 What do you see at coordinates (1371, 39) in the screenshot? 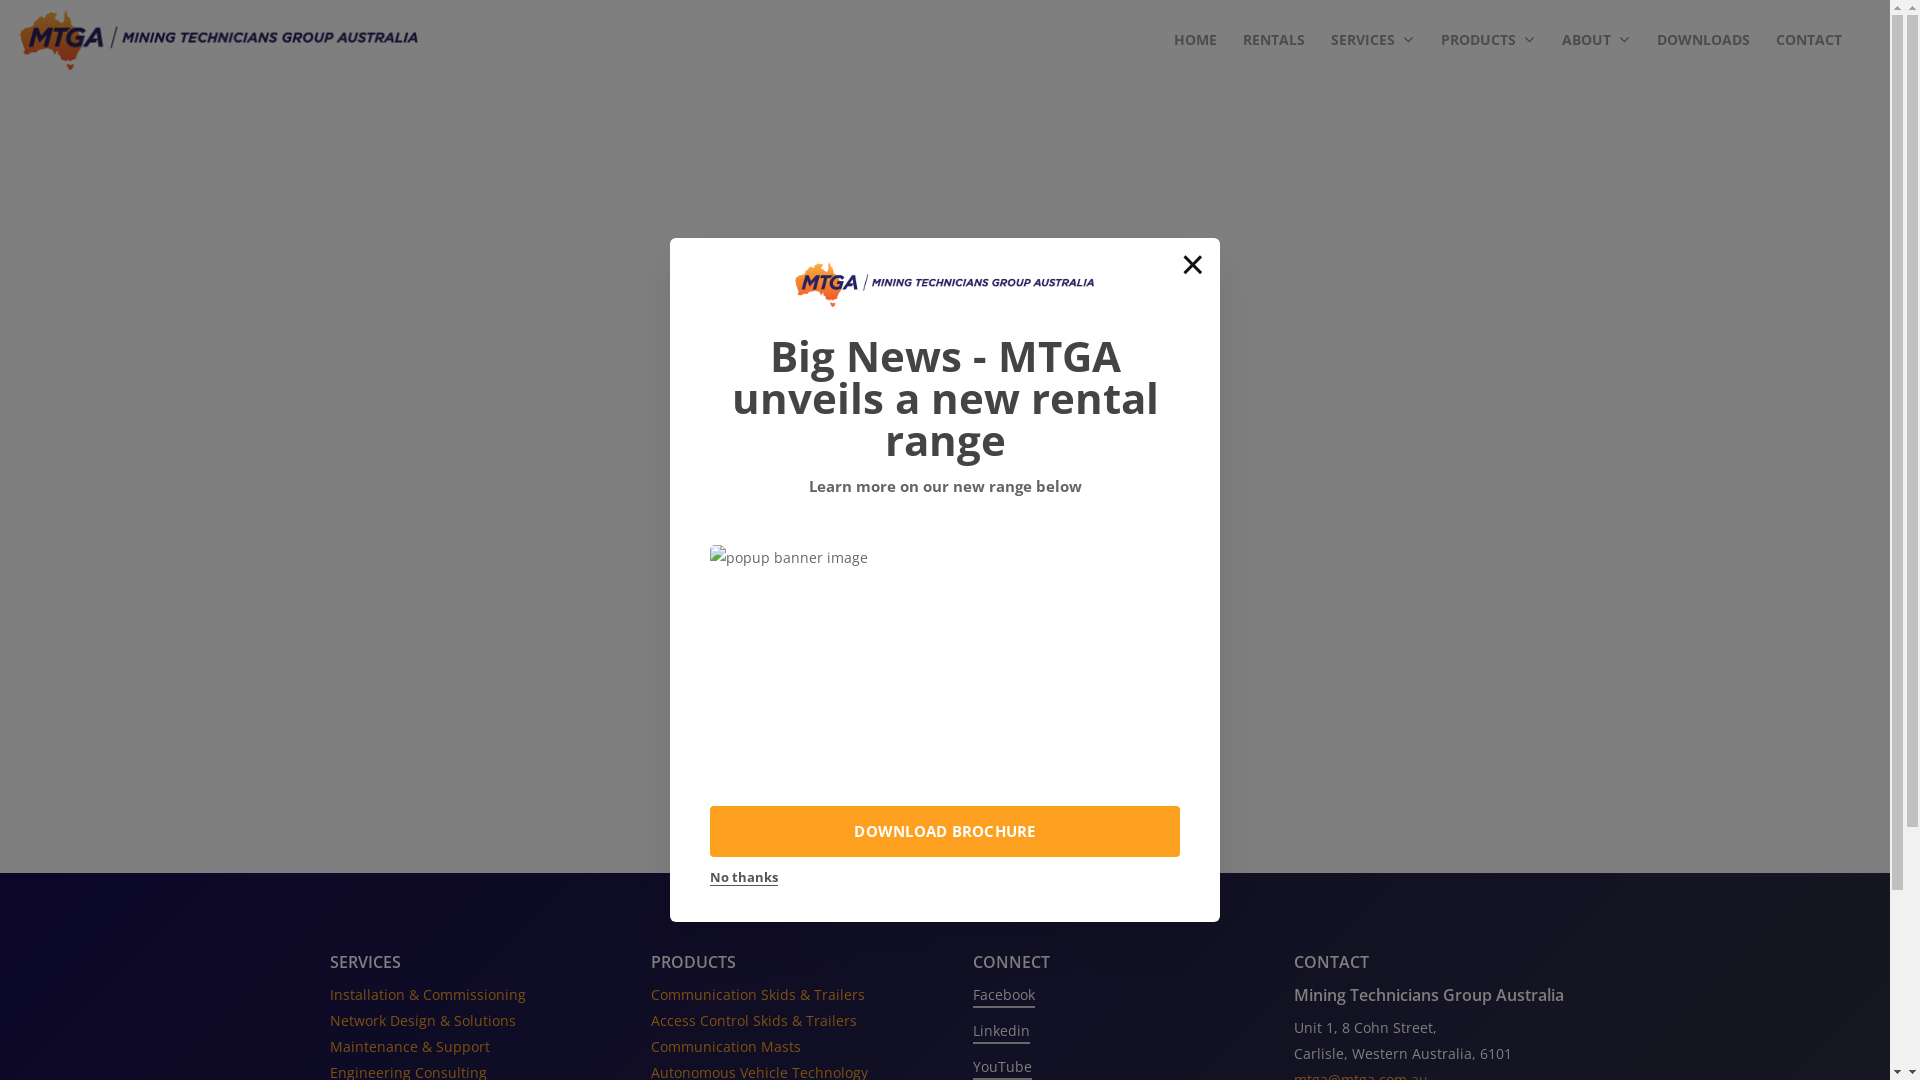
I see `'SERVICES'` at bounding box center [1371, 39].